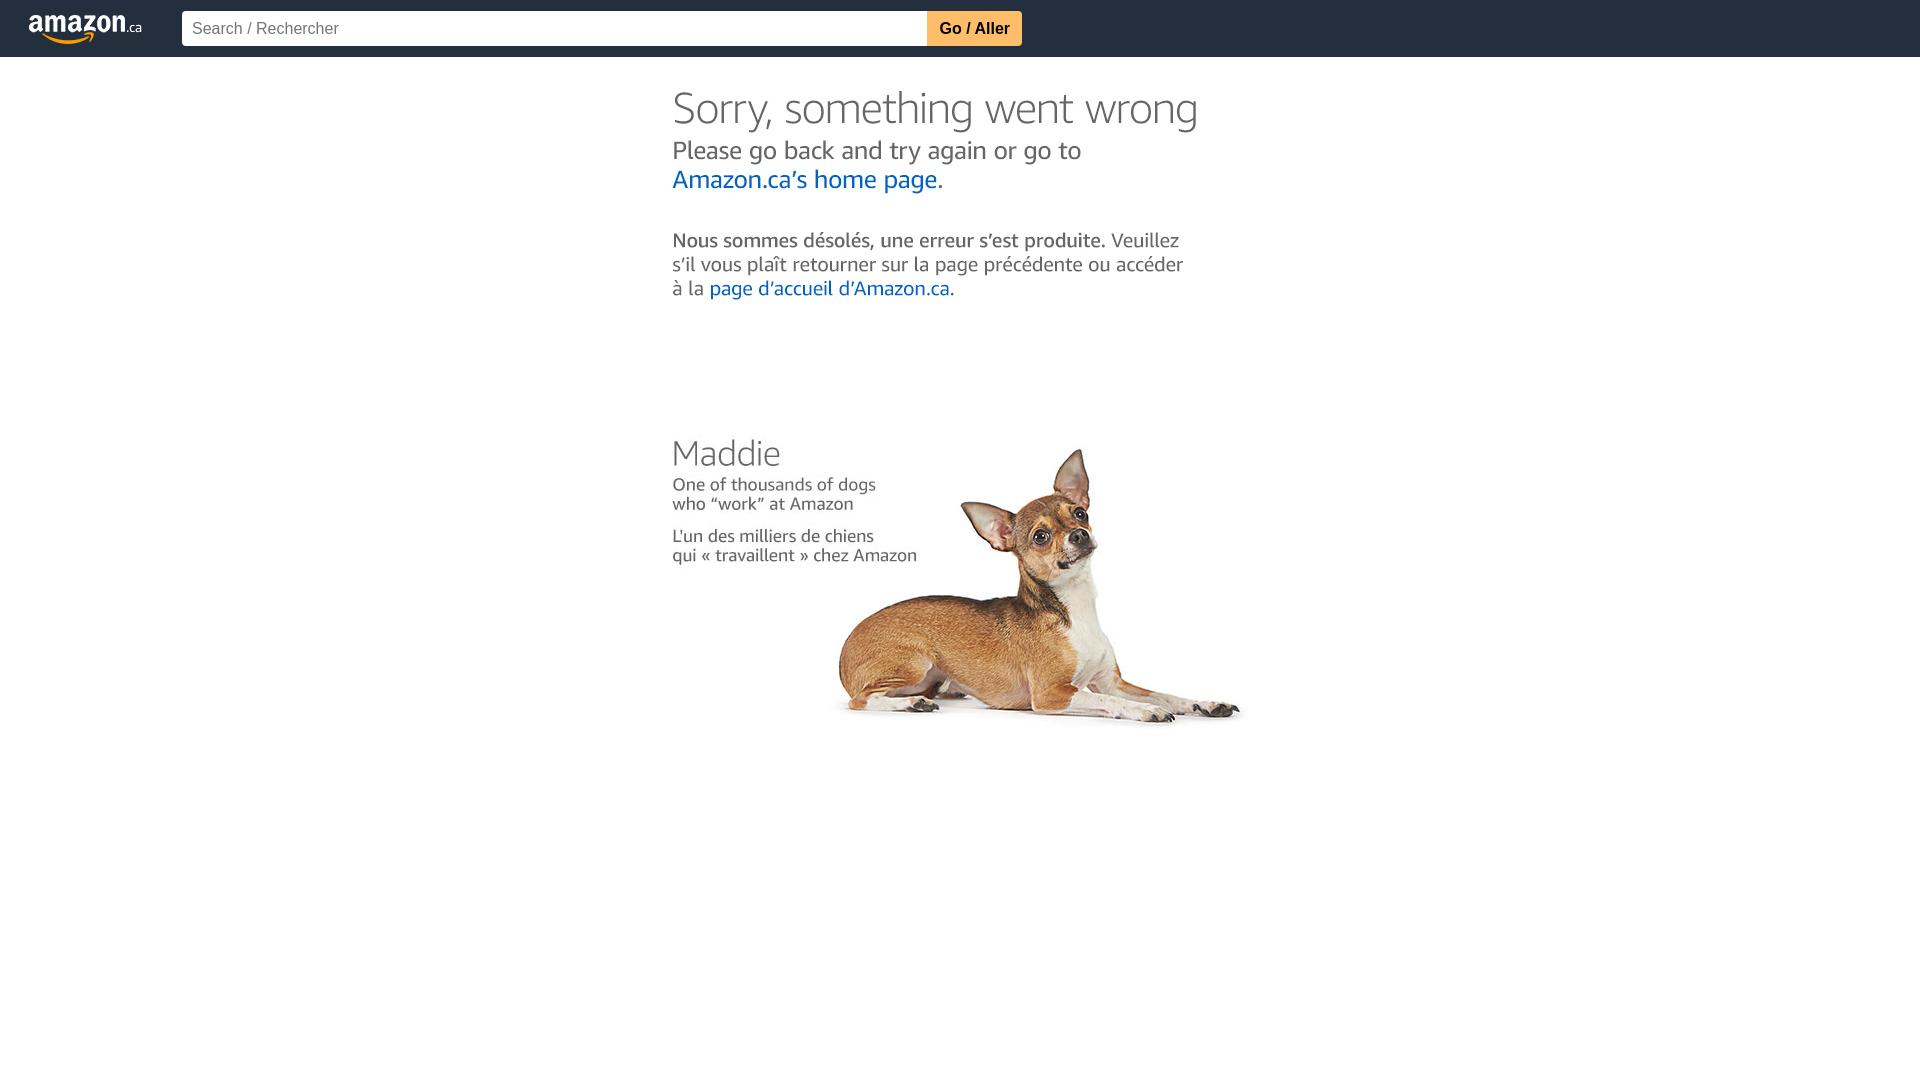 This screenshot has width=1920, height=1080. I want to click on 'Go / Aller', so click(974, 28).